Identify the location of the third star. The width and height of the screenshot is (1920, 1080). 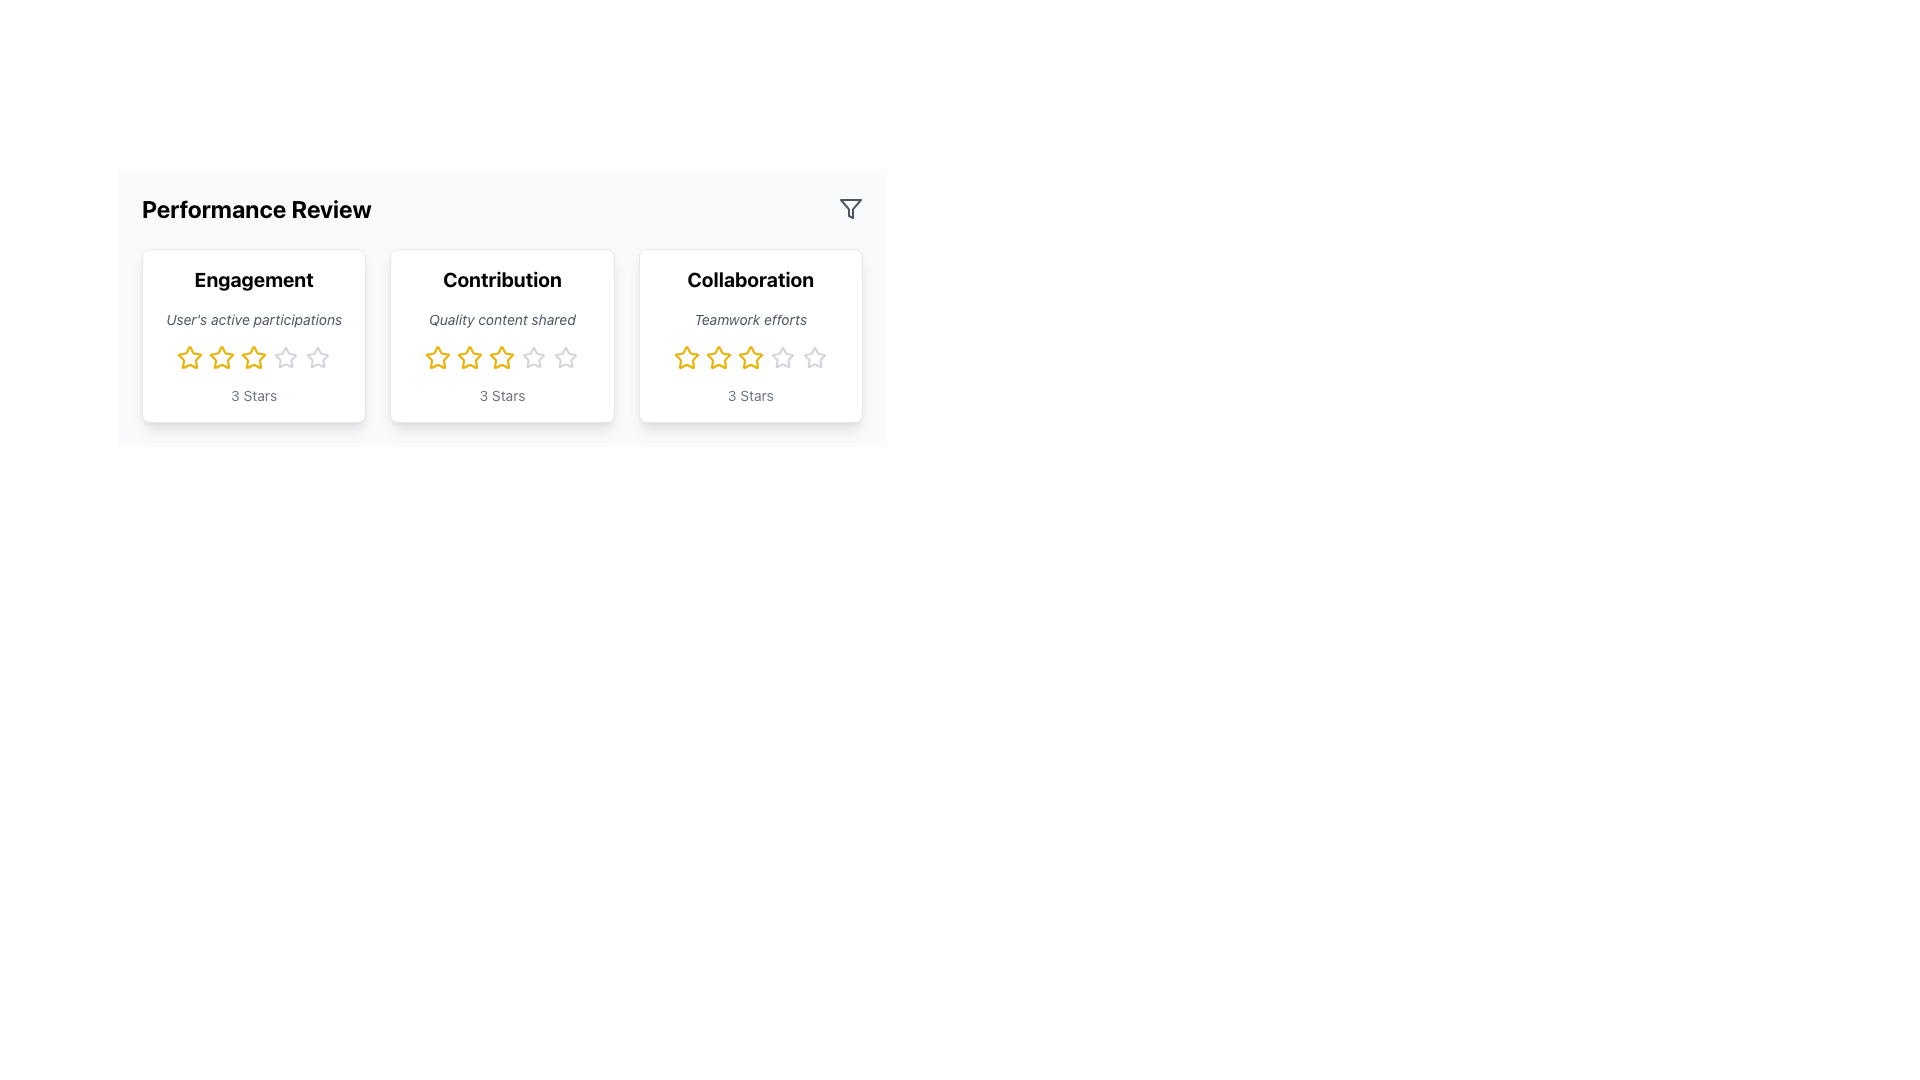
(469, 357).